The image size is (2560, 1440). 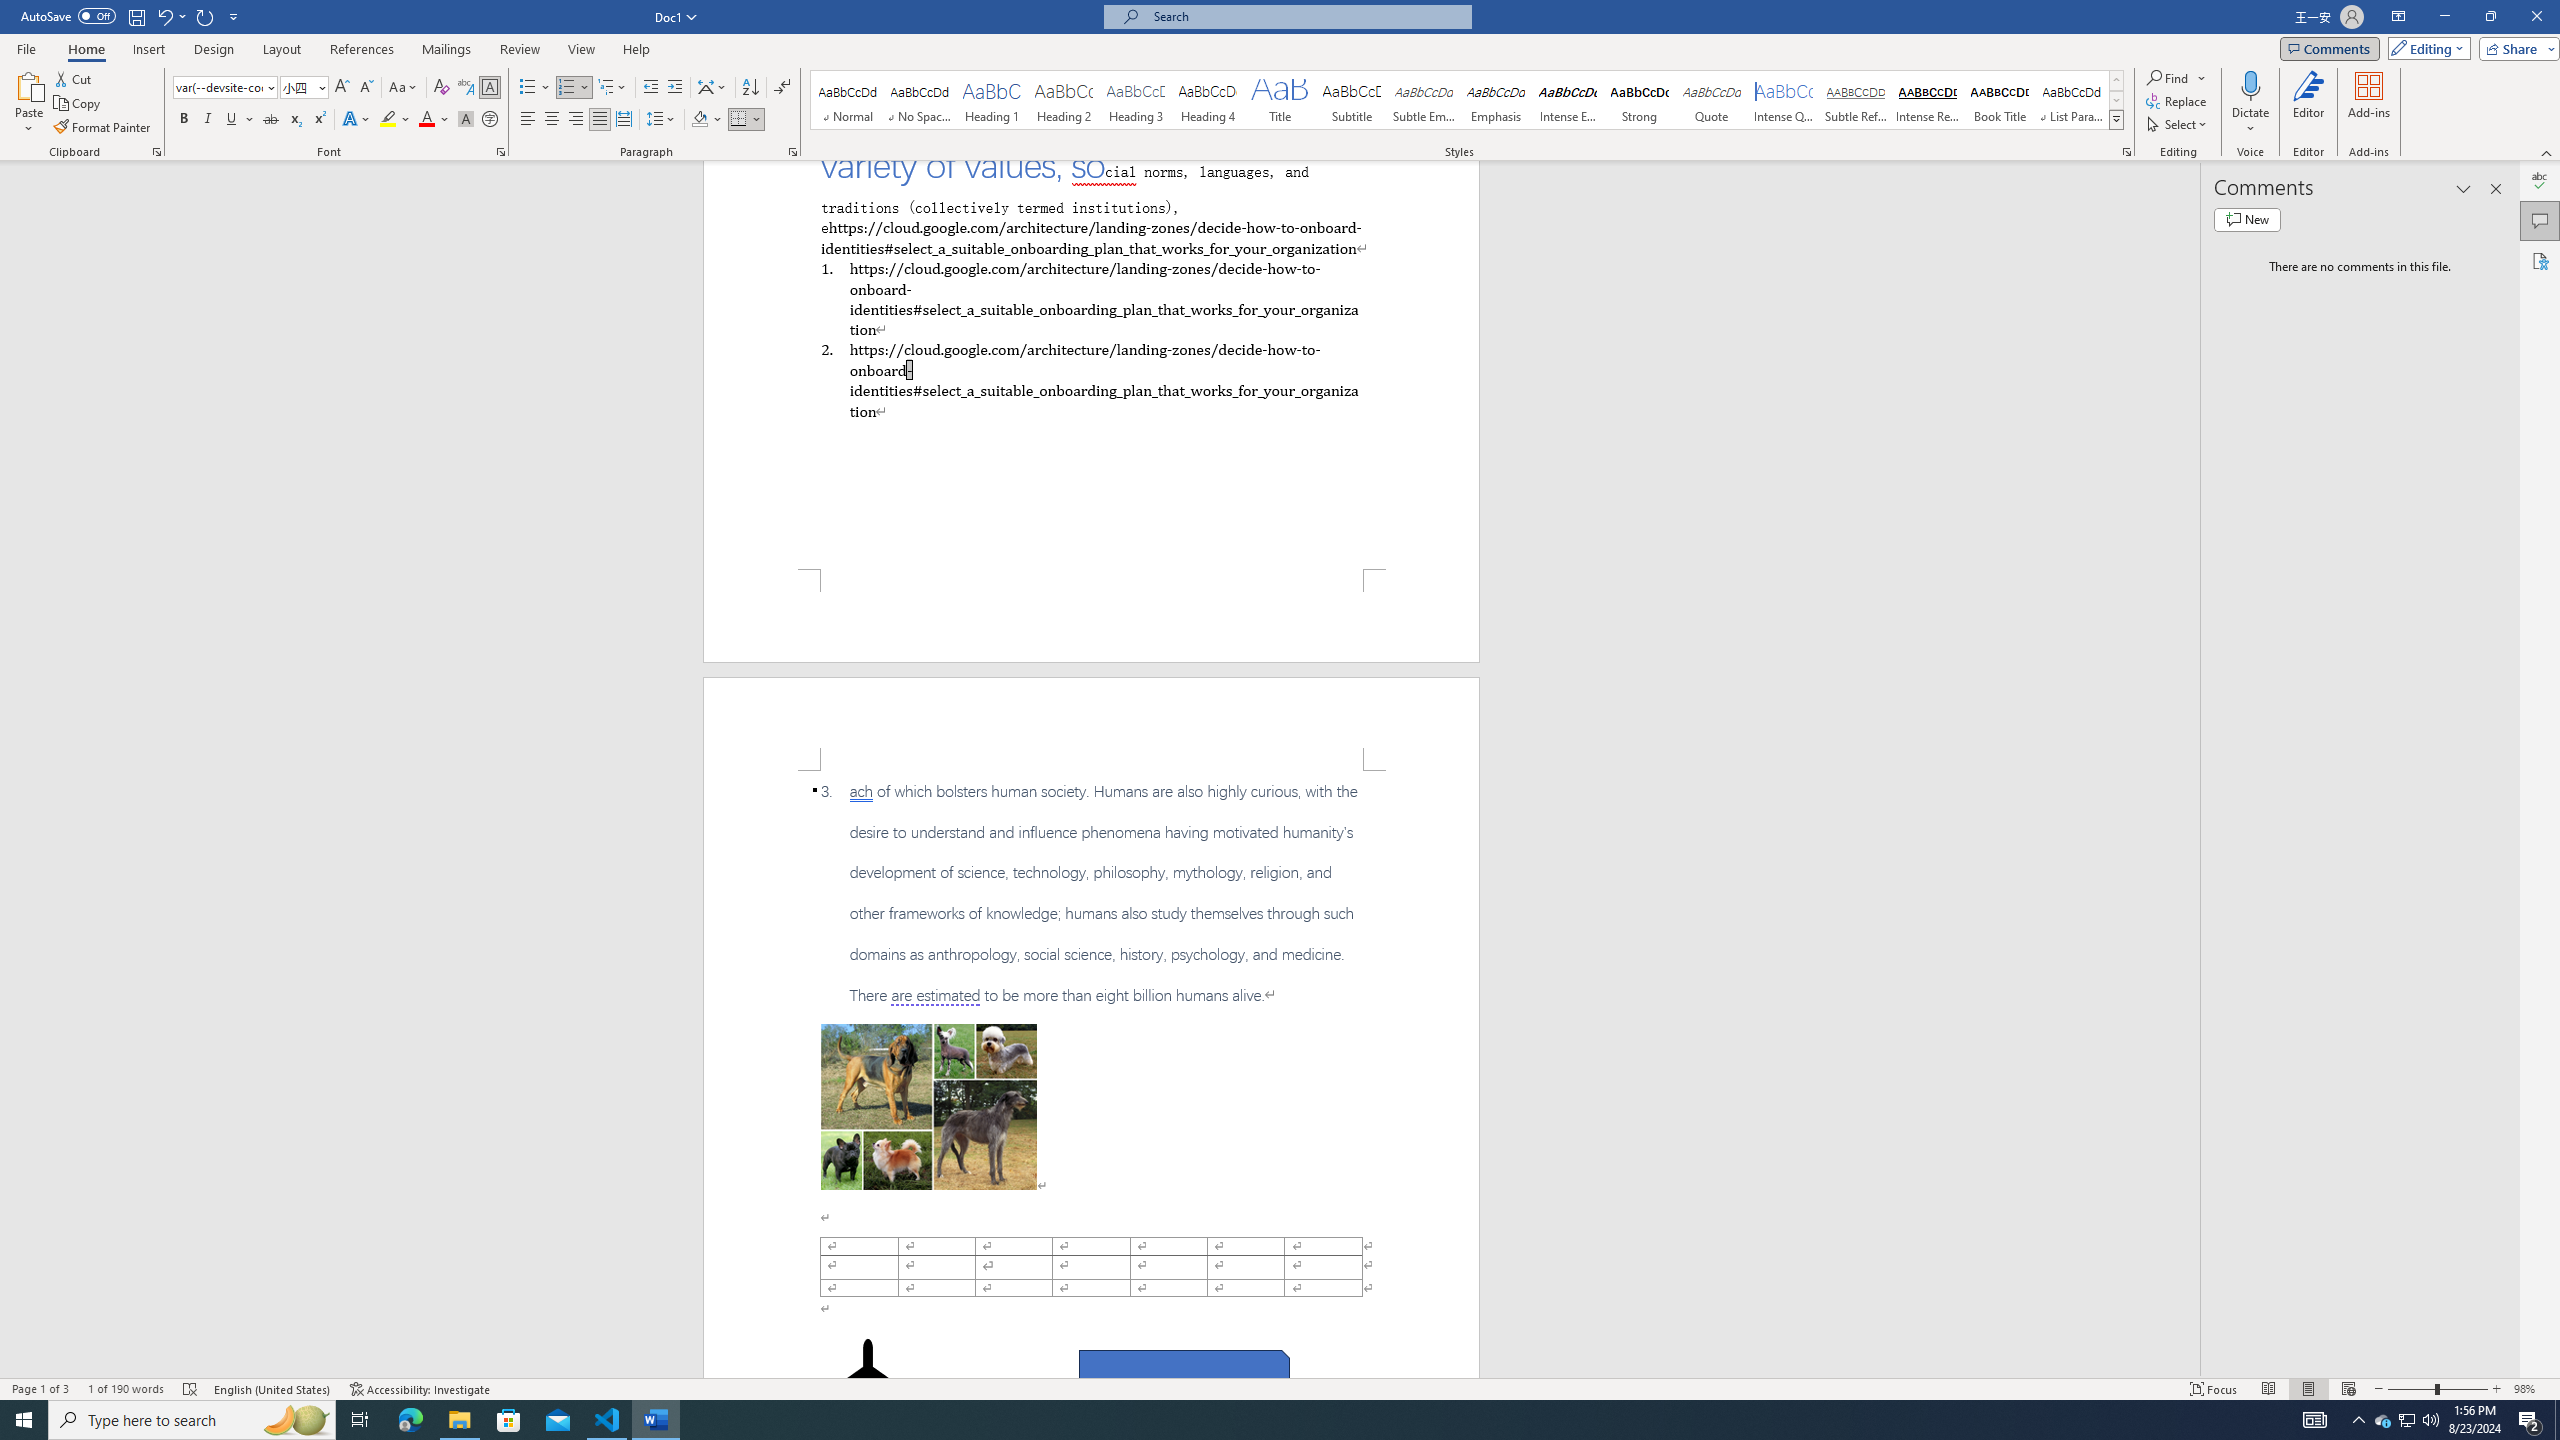 I want to click on 'Share', so click(x=2515, y=47).